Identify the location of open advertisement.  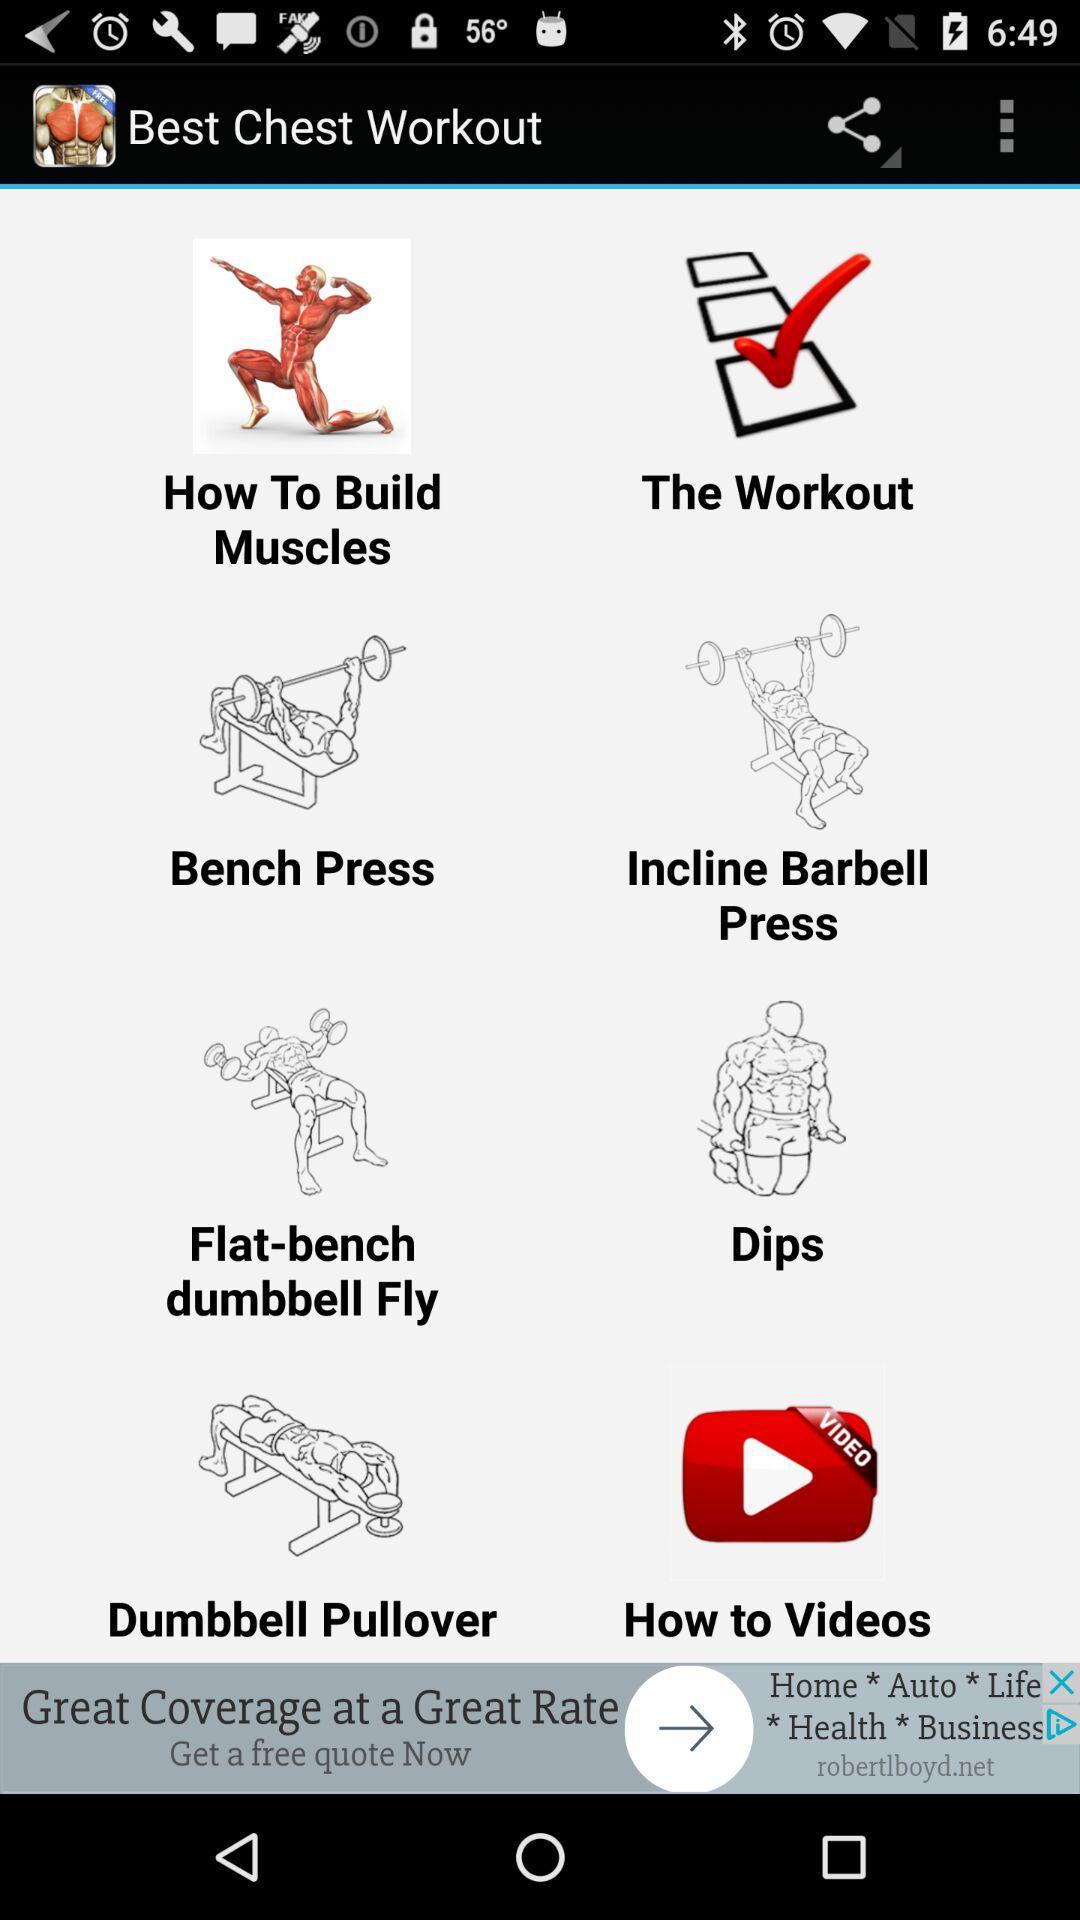
(540, 1727).